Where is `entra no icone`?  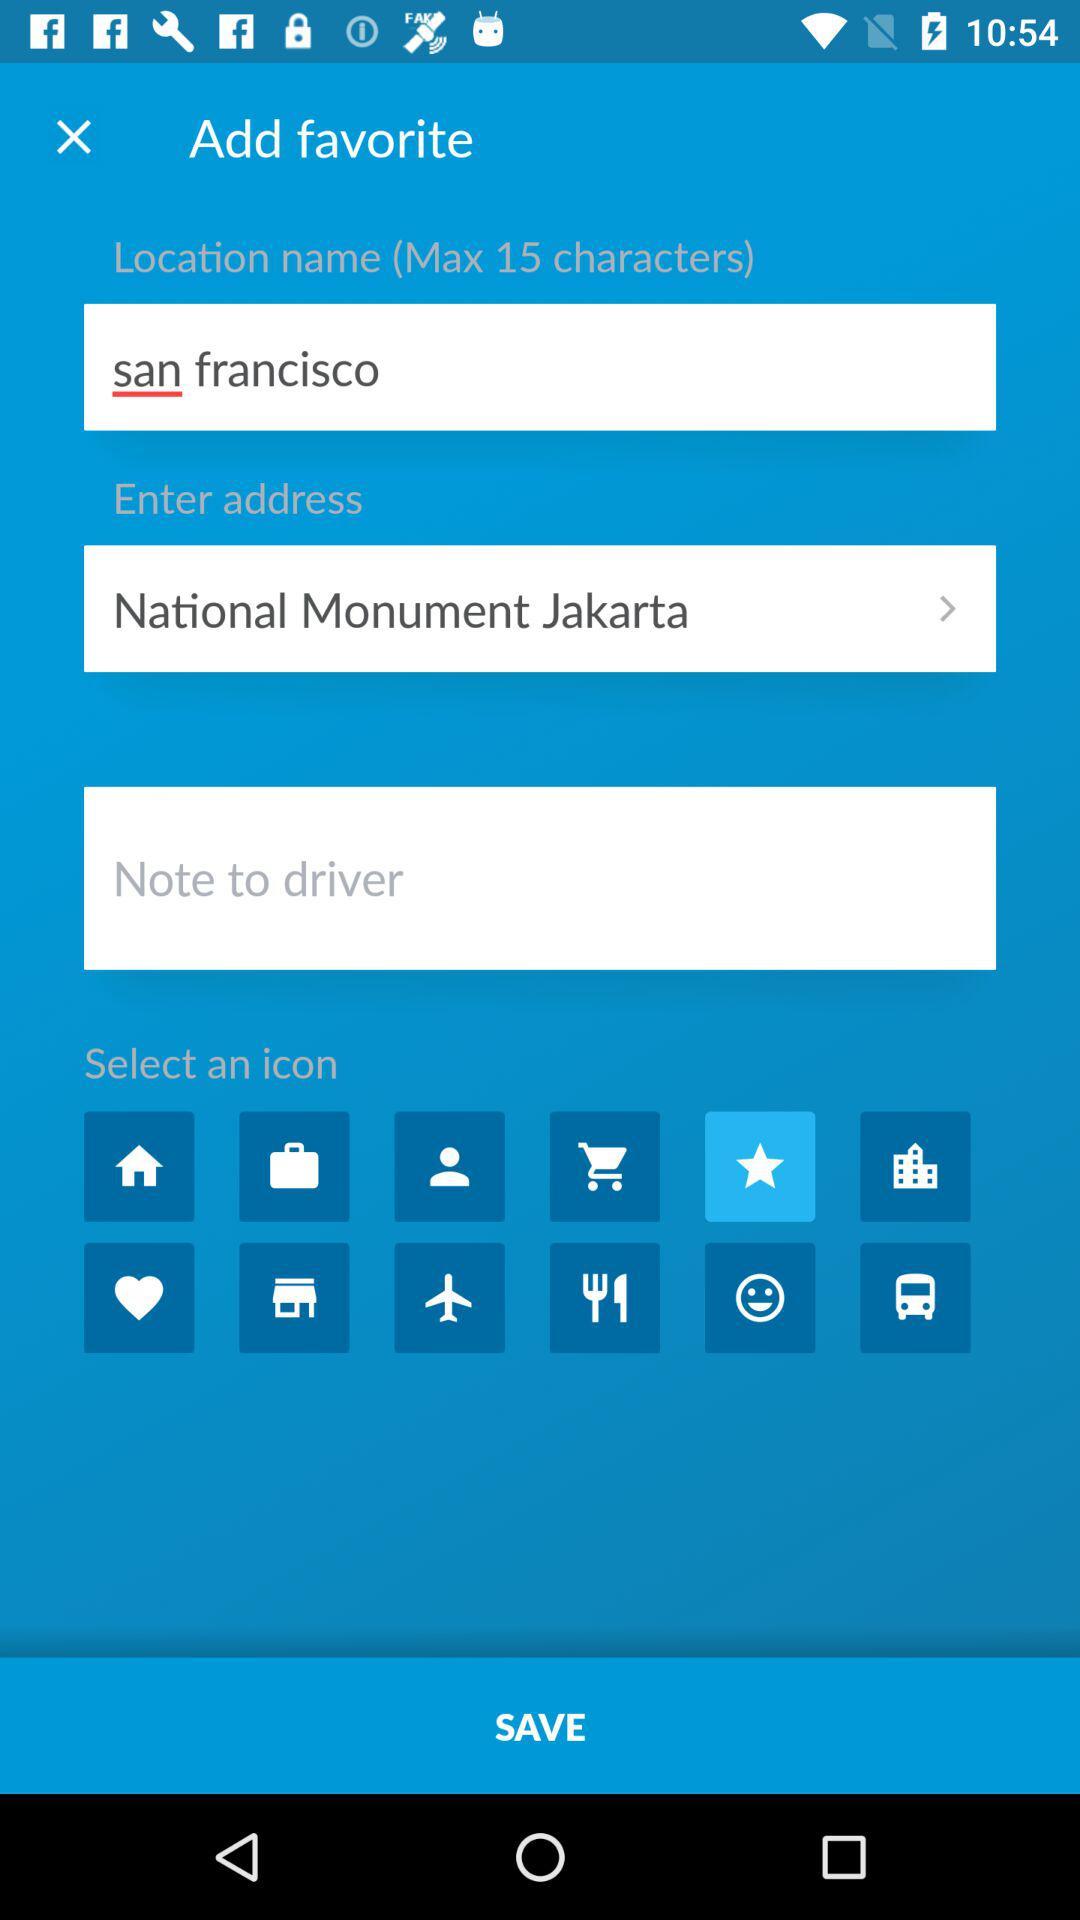 entra no icone is located at coordinates (915, 1166).